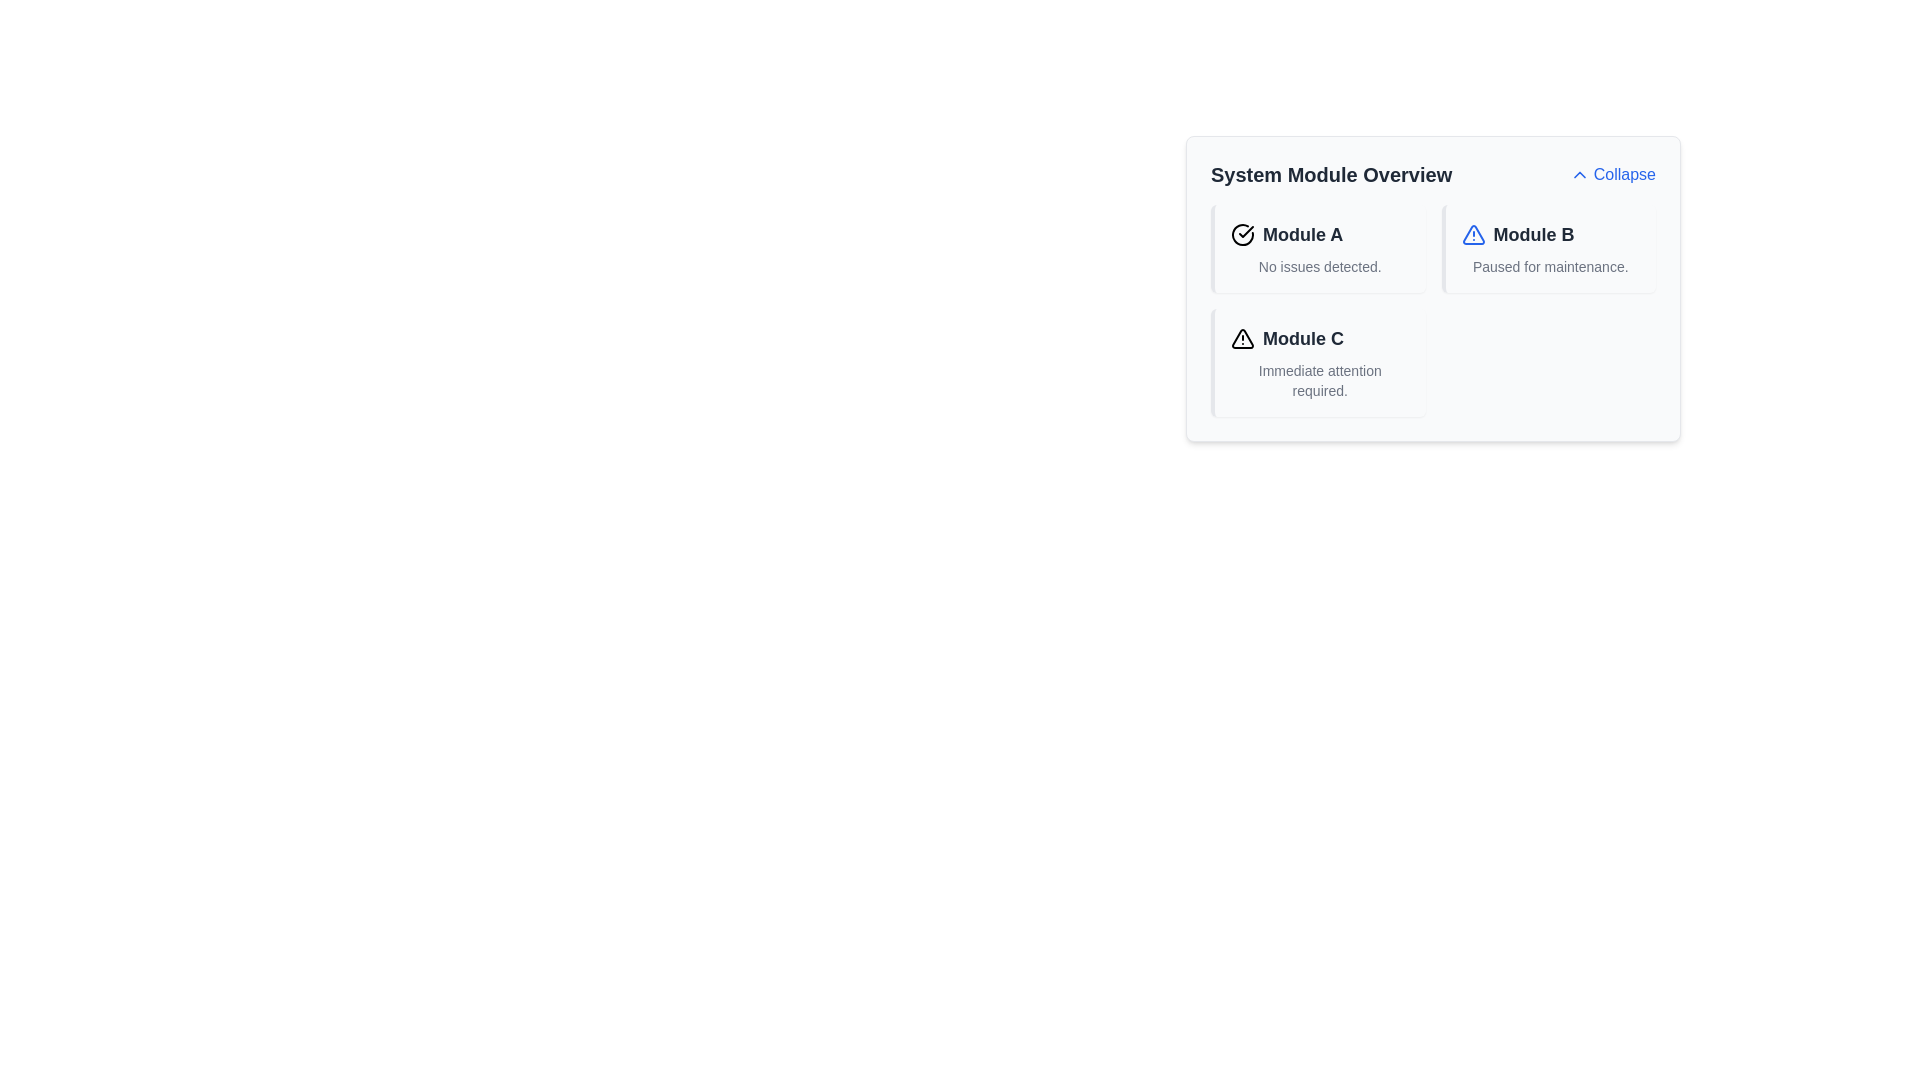 This screenshot has width=1920, height=1080. Describe the element at coordinates (1320, 381) in the screenshot. I see `text label that states 'Immediate attention required.' which is styled in small gray font and is located below the title 'Module C'` at that location.